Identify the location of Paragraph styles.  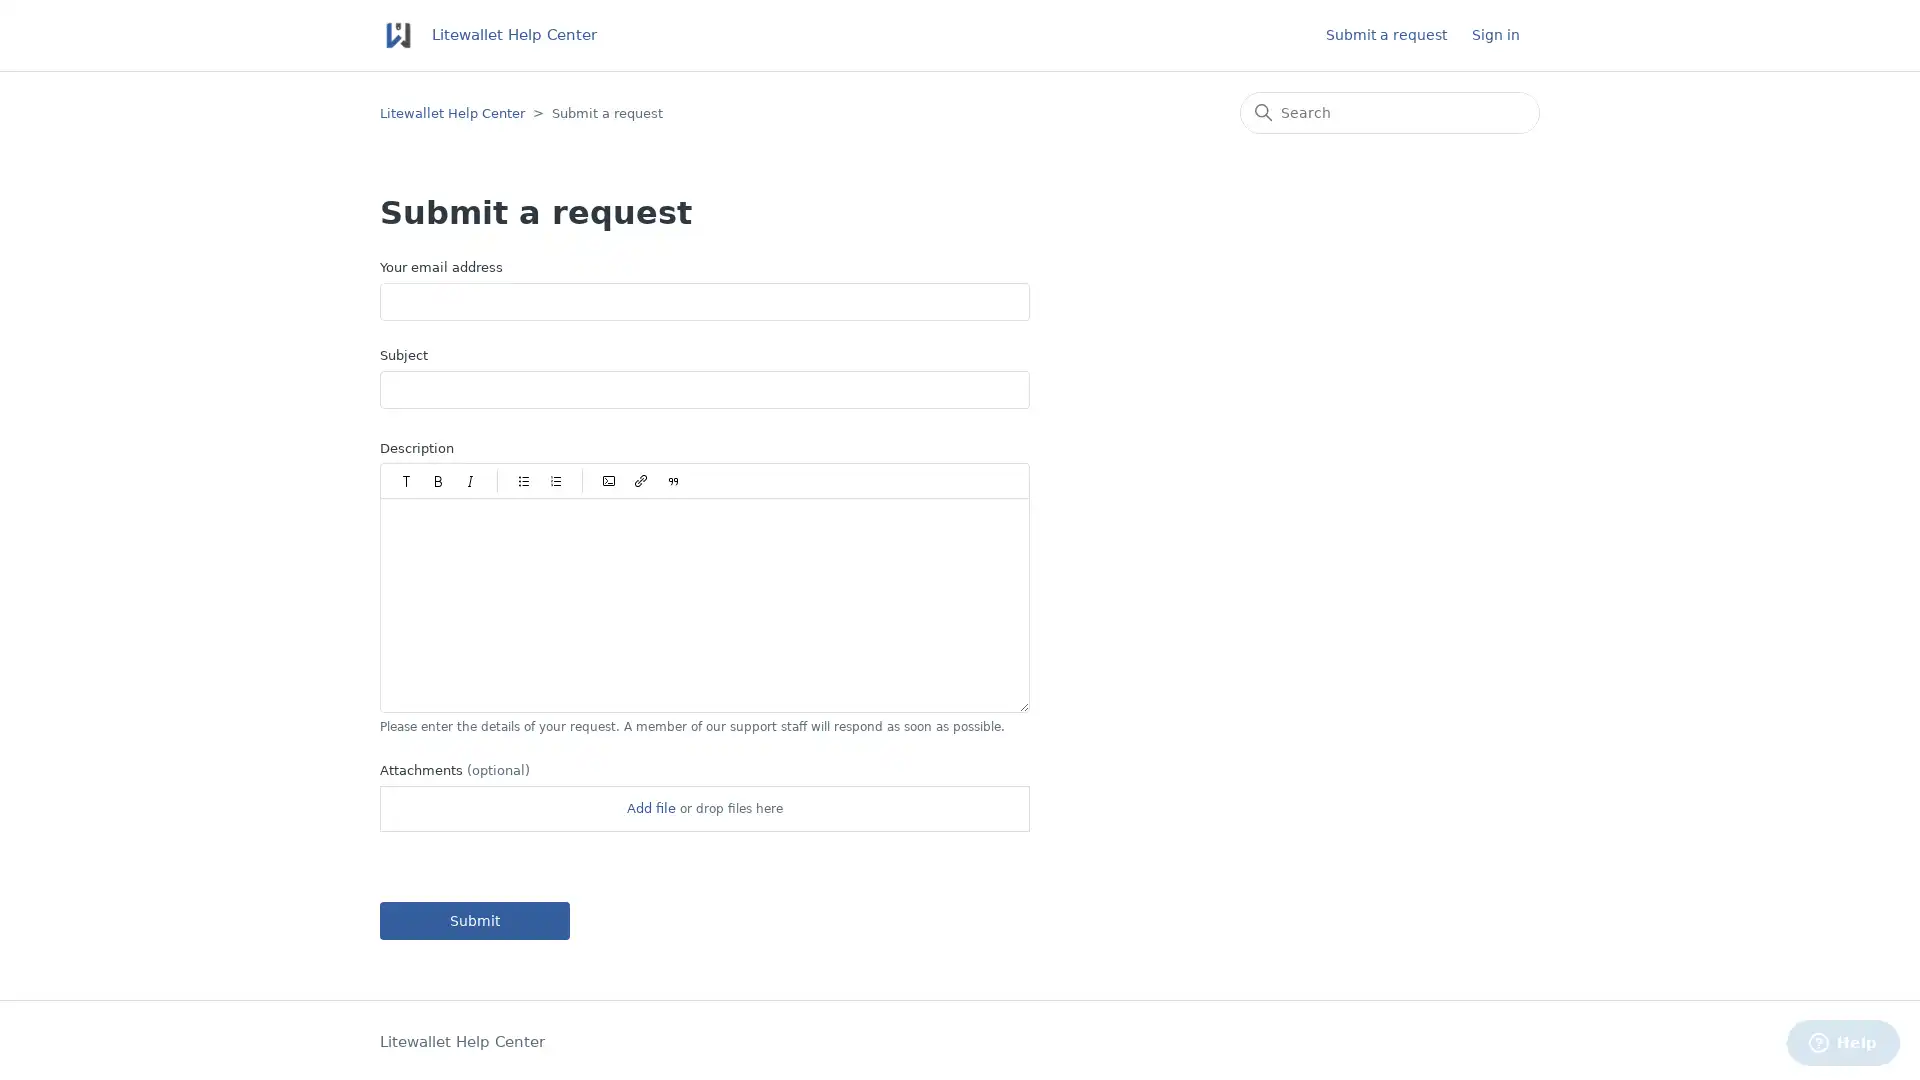
(406, 481).